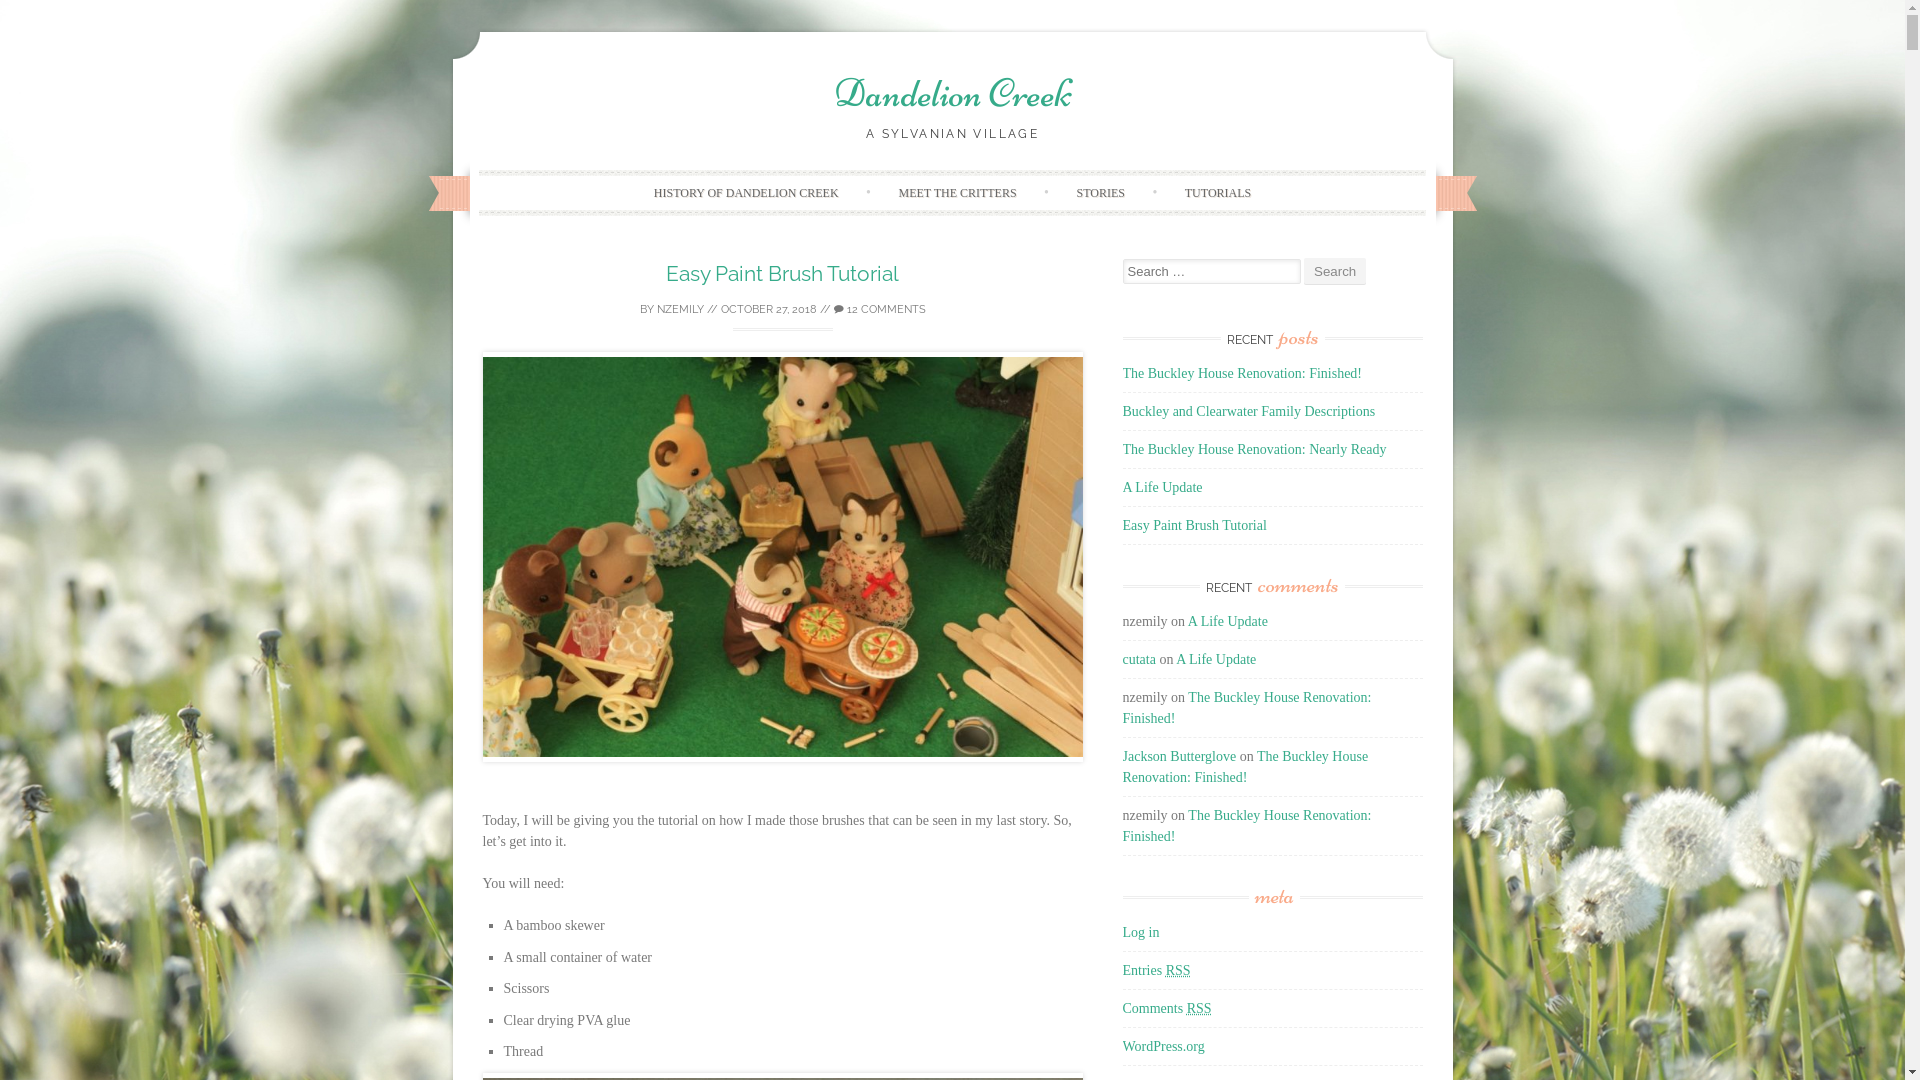 This screenshot has width=1920, height=1080. I want to click on 'MEET THE CRITTERS', so click(873, 192).